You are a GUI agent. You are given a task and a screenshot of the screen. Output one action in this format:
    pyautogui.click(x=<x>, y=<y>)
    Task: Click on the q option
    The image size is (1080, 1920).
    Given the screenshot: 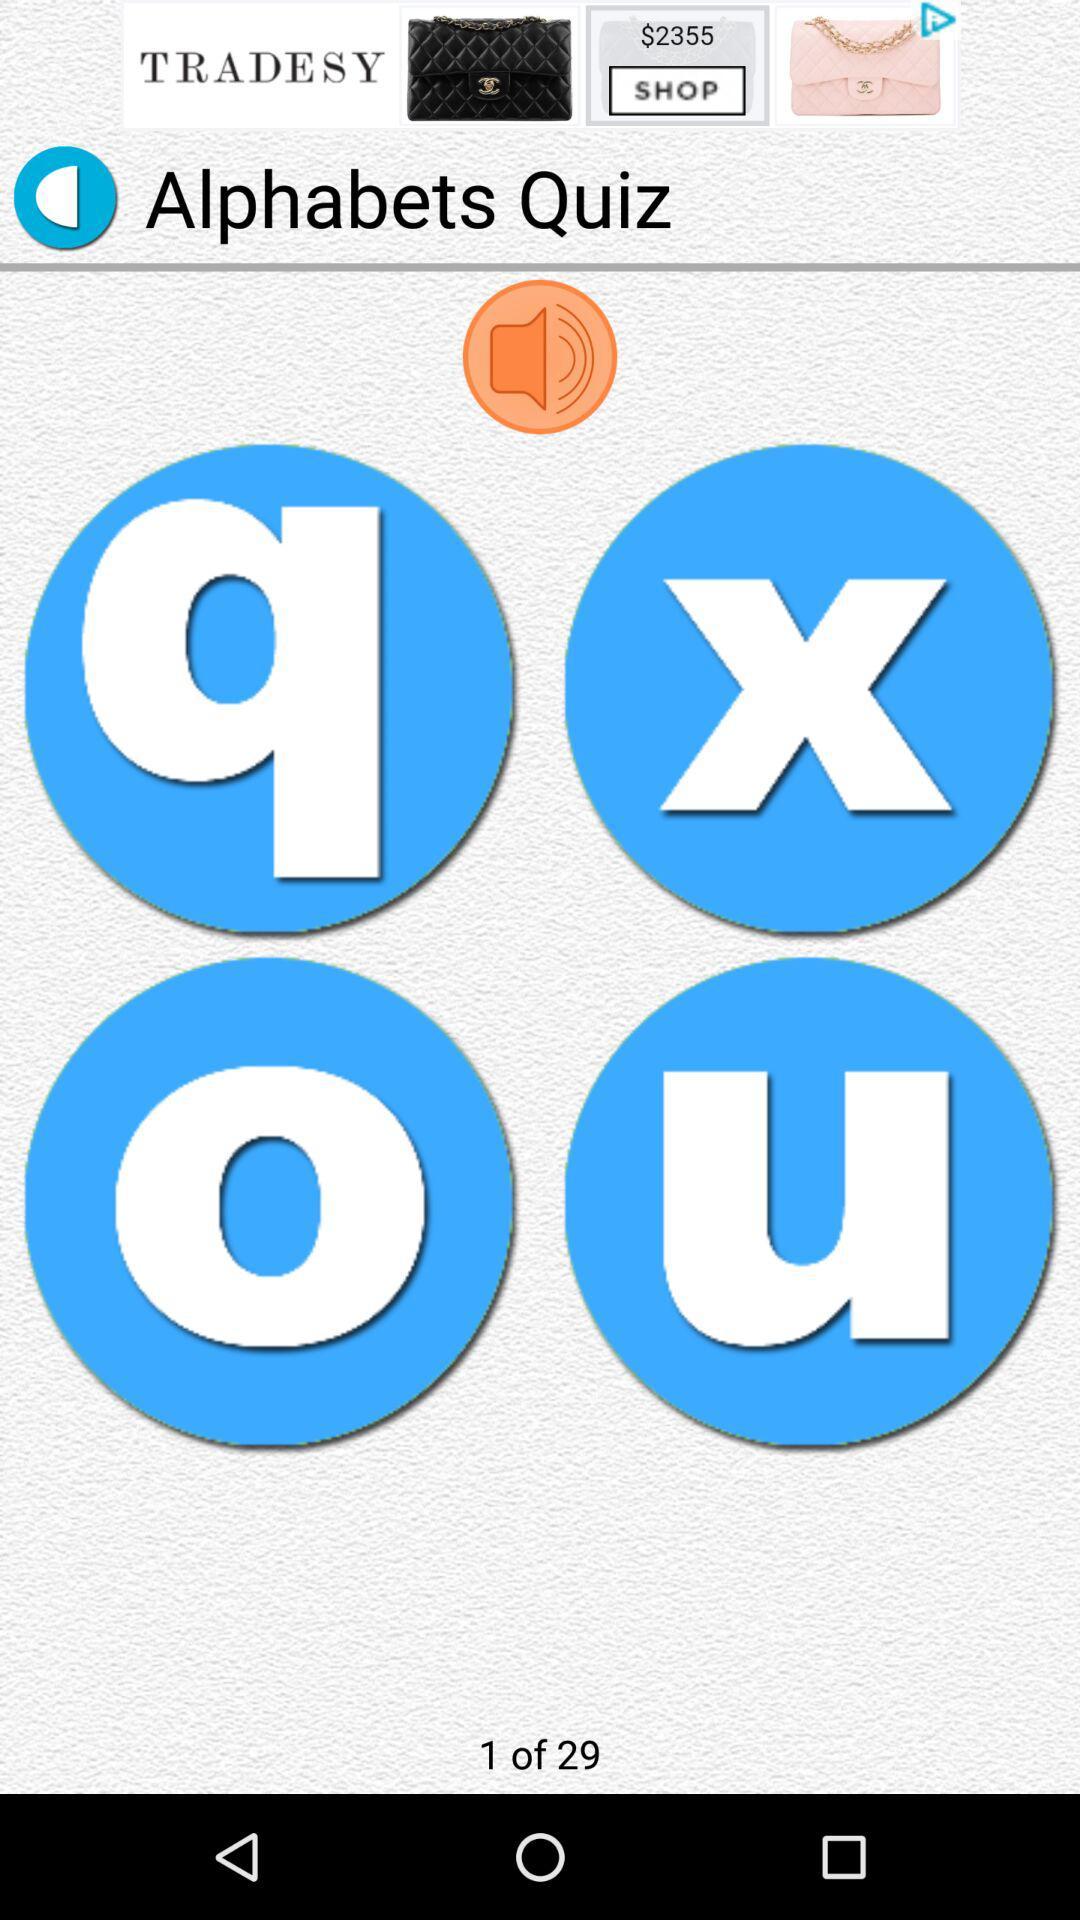 What is the action you would take?
    pyautogui.click(x=270, y=690)
    